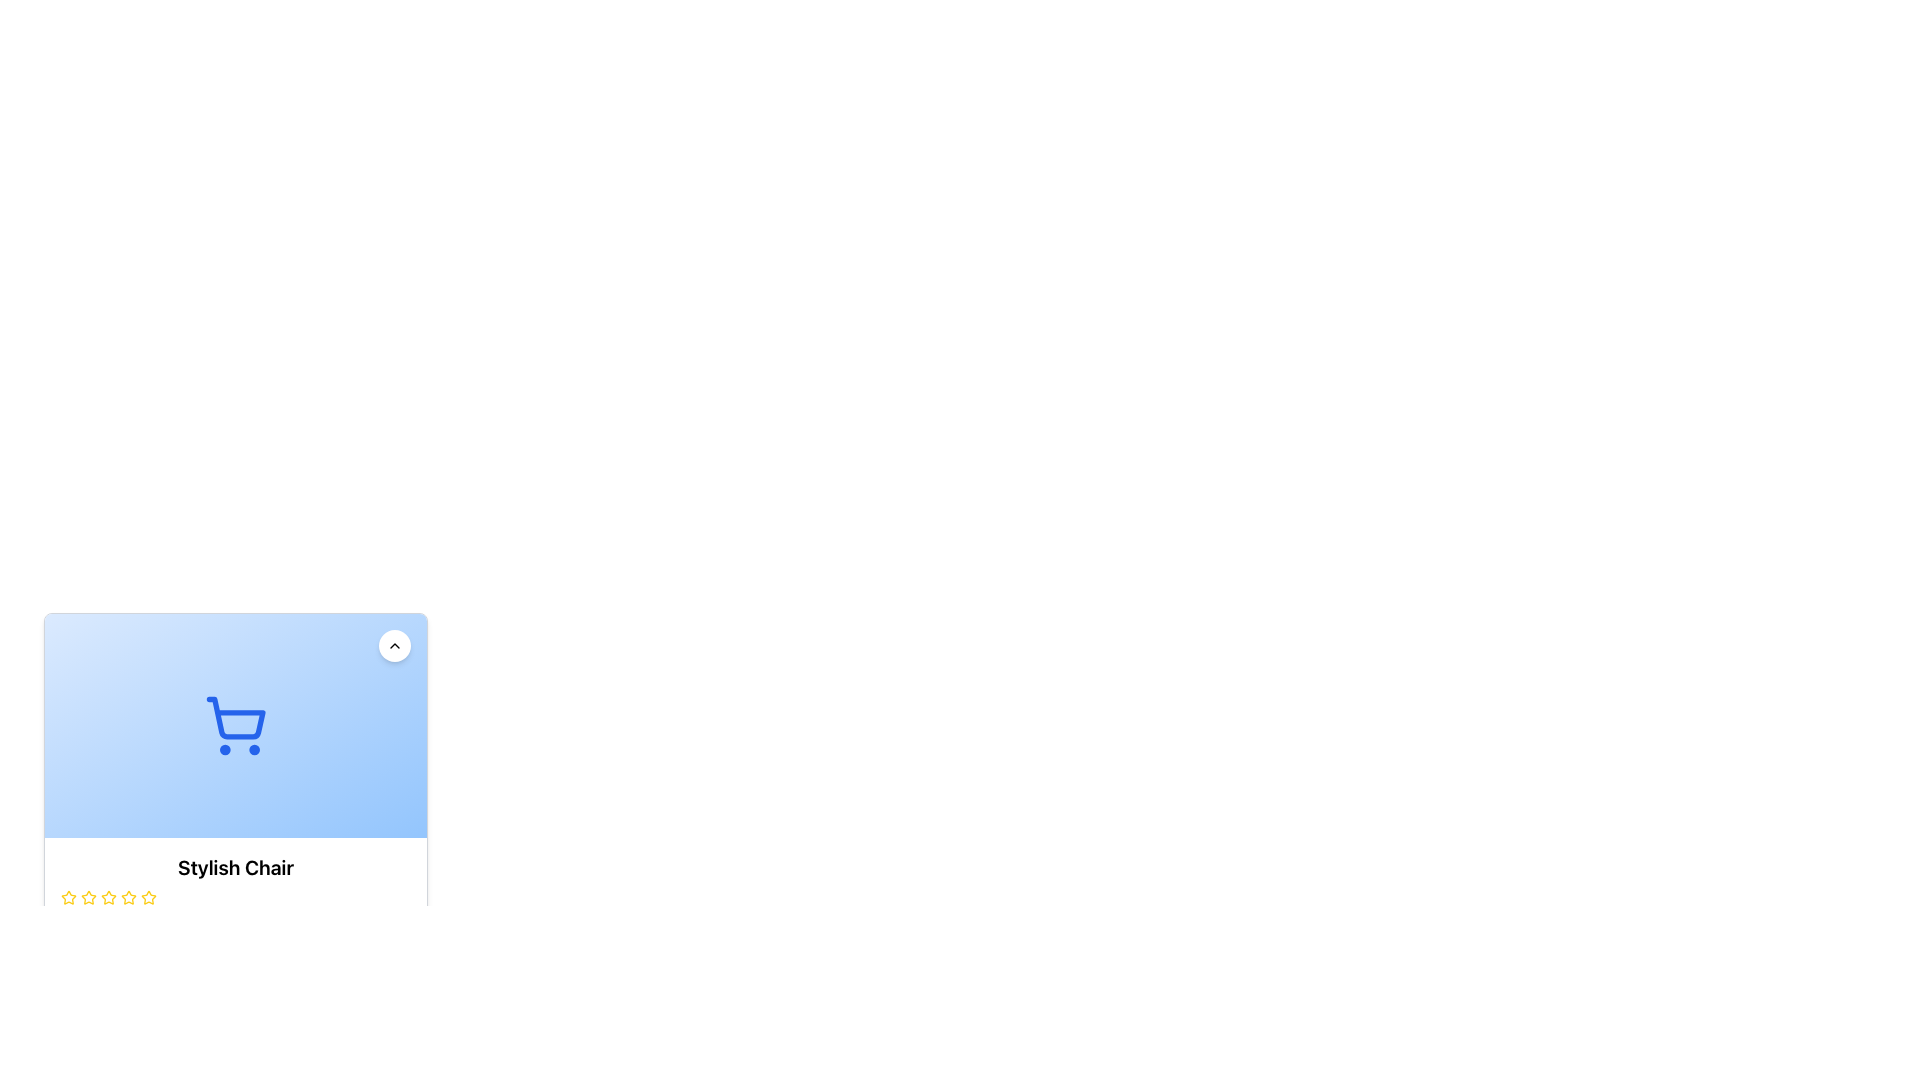  What do you see at coordinates (128, 897) in the screenshot?
I see `the sixth star in the rating system under 'Stylish Chair'` at bounding box center [128, 897].